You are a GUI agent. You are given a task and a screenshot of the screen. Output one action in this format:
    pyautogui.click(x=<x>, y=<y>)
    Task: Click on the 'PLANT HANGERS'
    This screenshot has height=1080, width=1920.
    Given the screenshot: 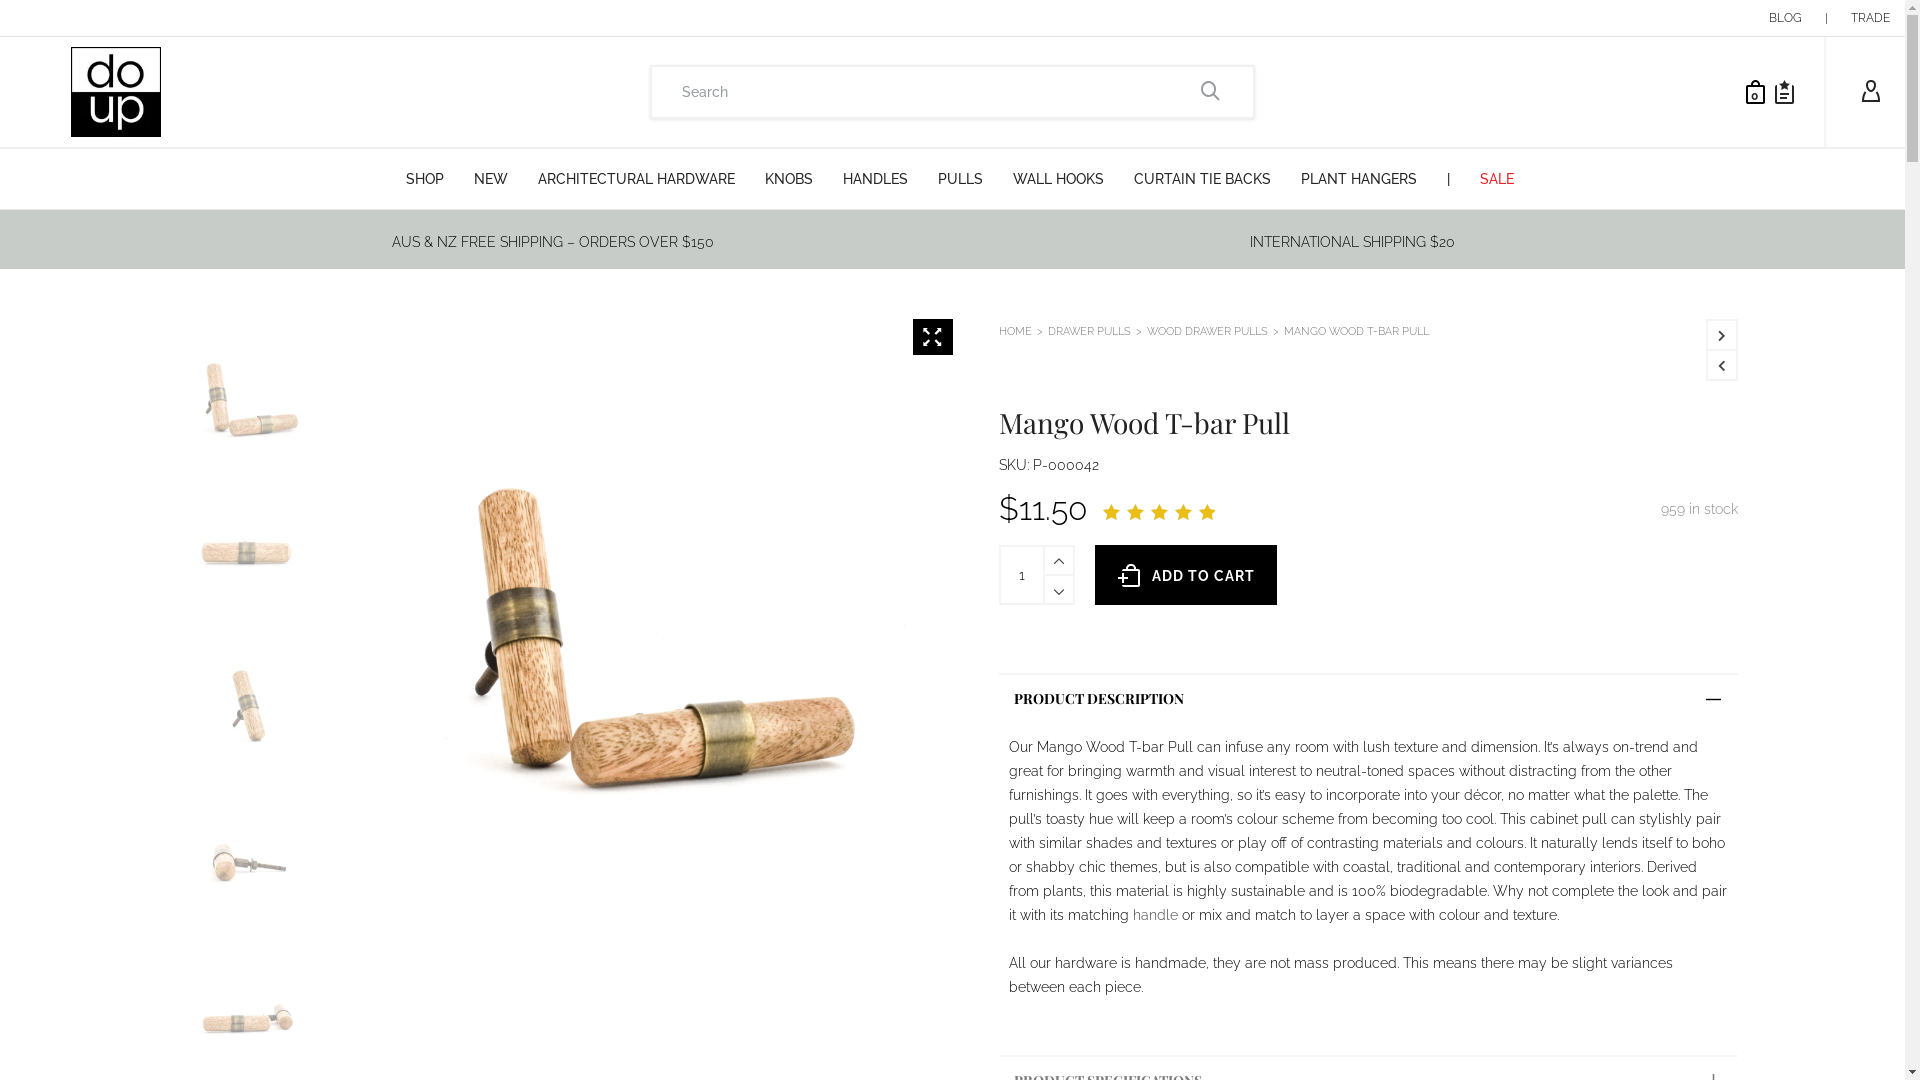 What is the action you would take?
    pyautogui.click(x=1286, y=177)
    